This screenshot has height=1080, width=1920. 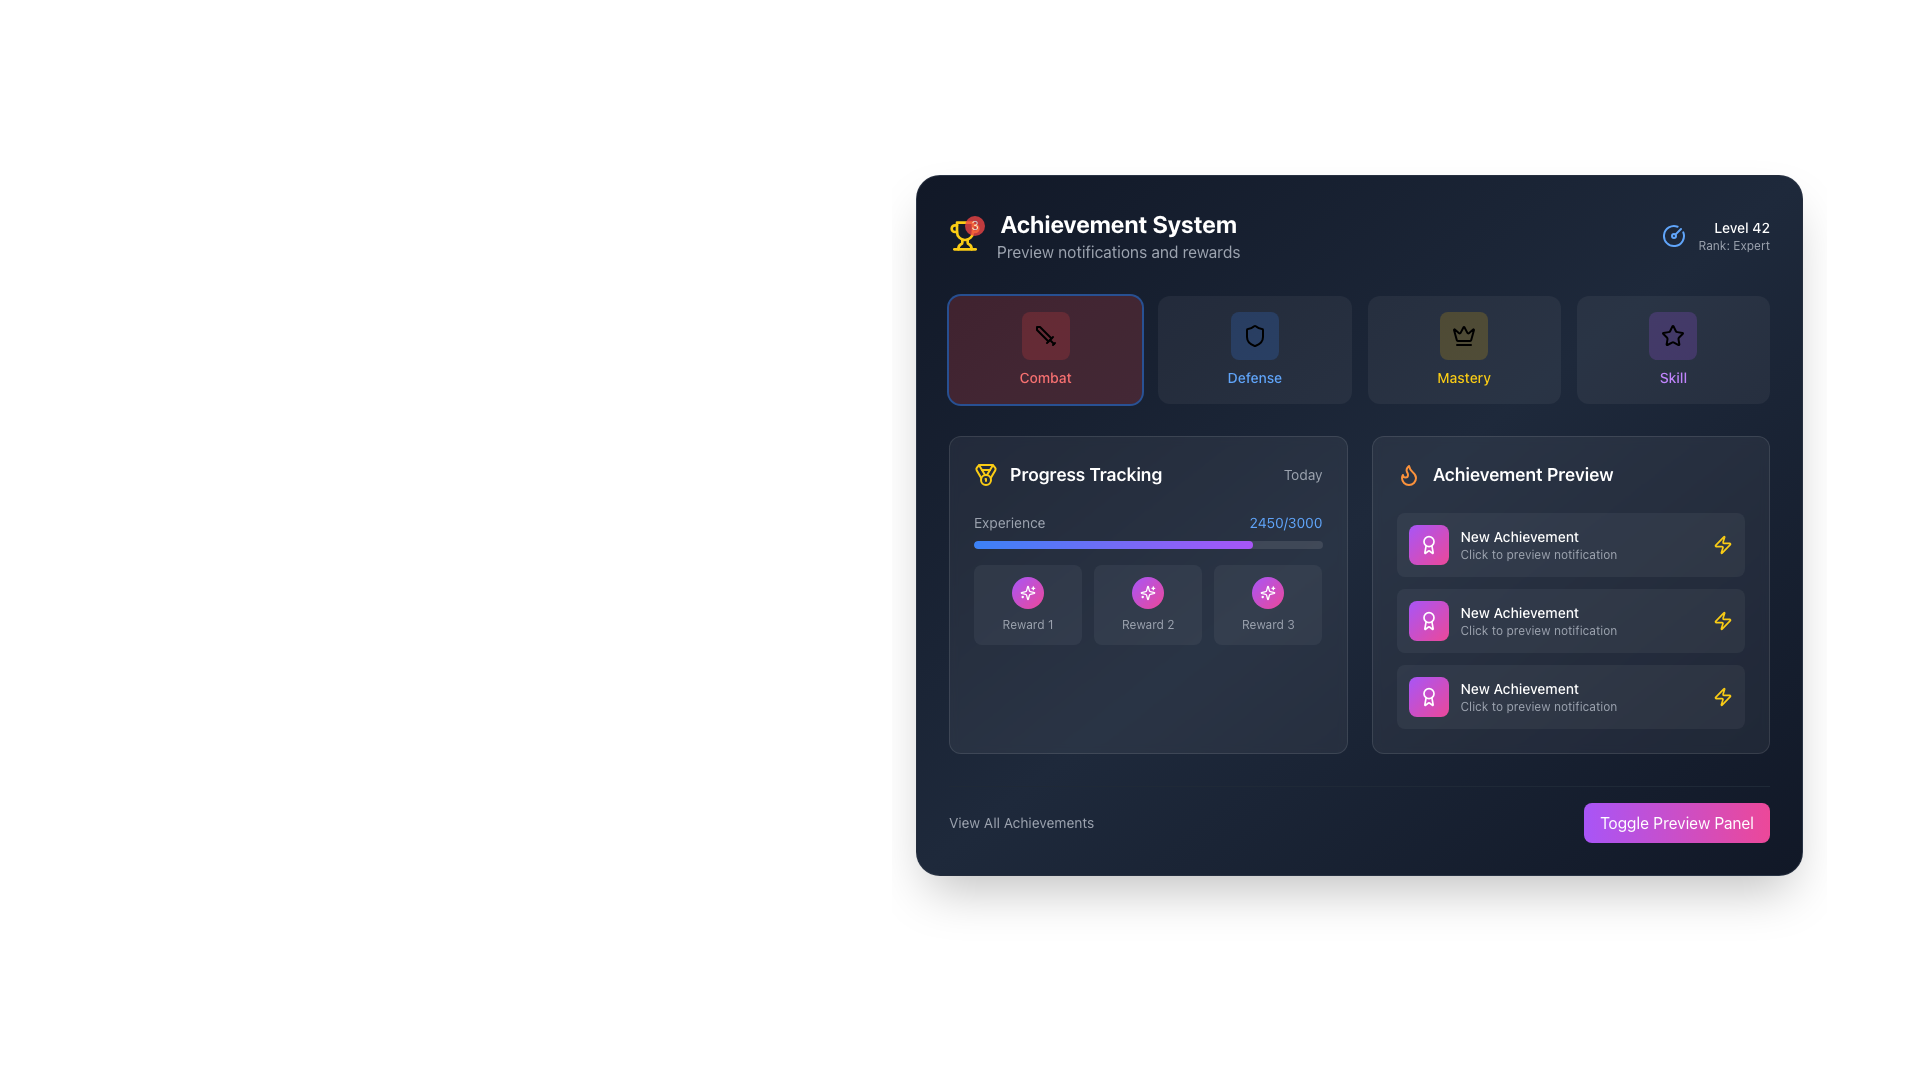 What do you see at coordinates (1067, 474) in the screenshot?
I see `the 'Progress Tracking' label with a yellow medal icon` at bounding box center [1067, 474].